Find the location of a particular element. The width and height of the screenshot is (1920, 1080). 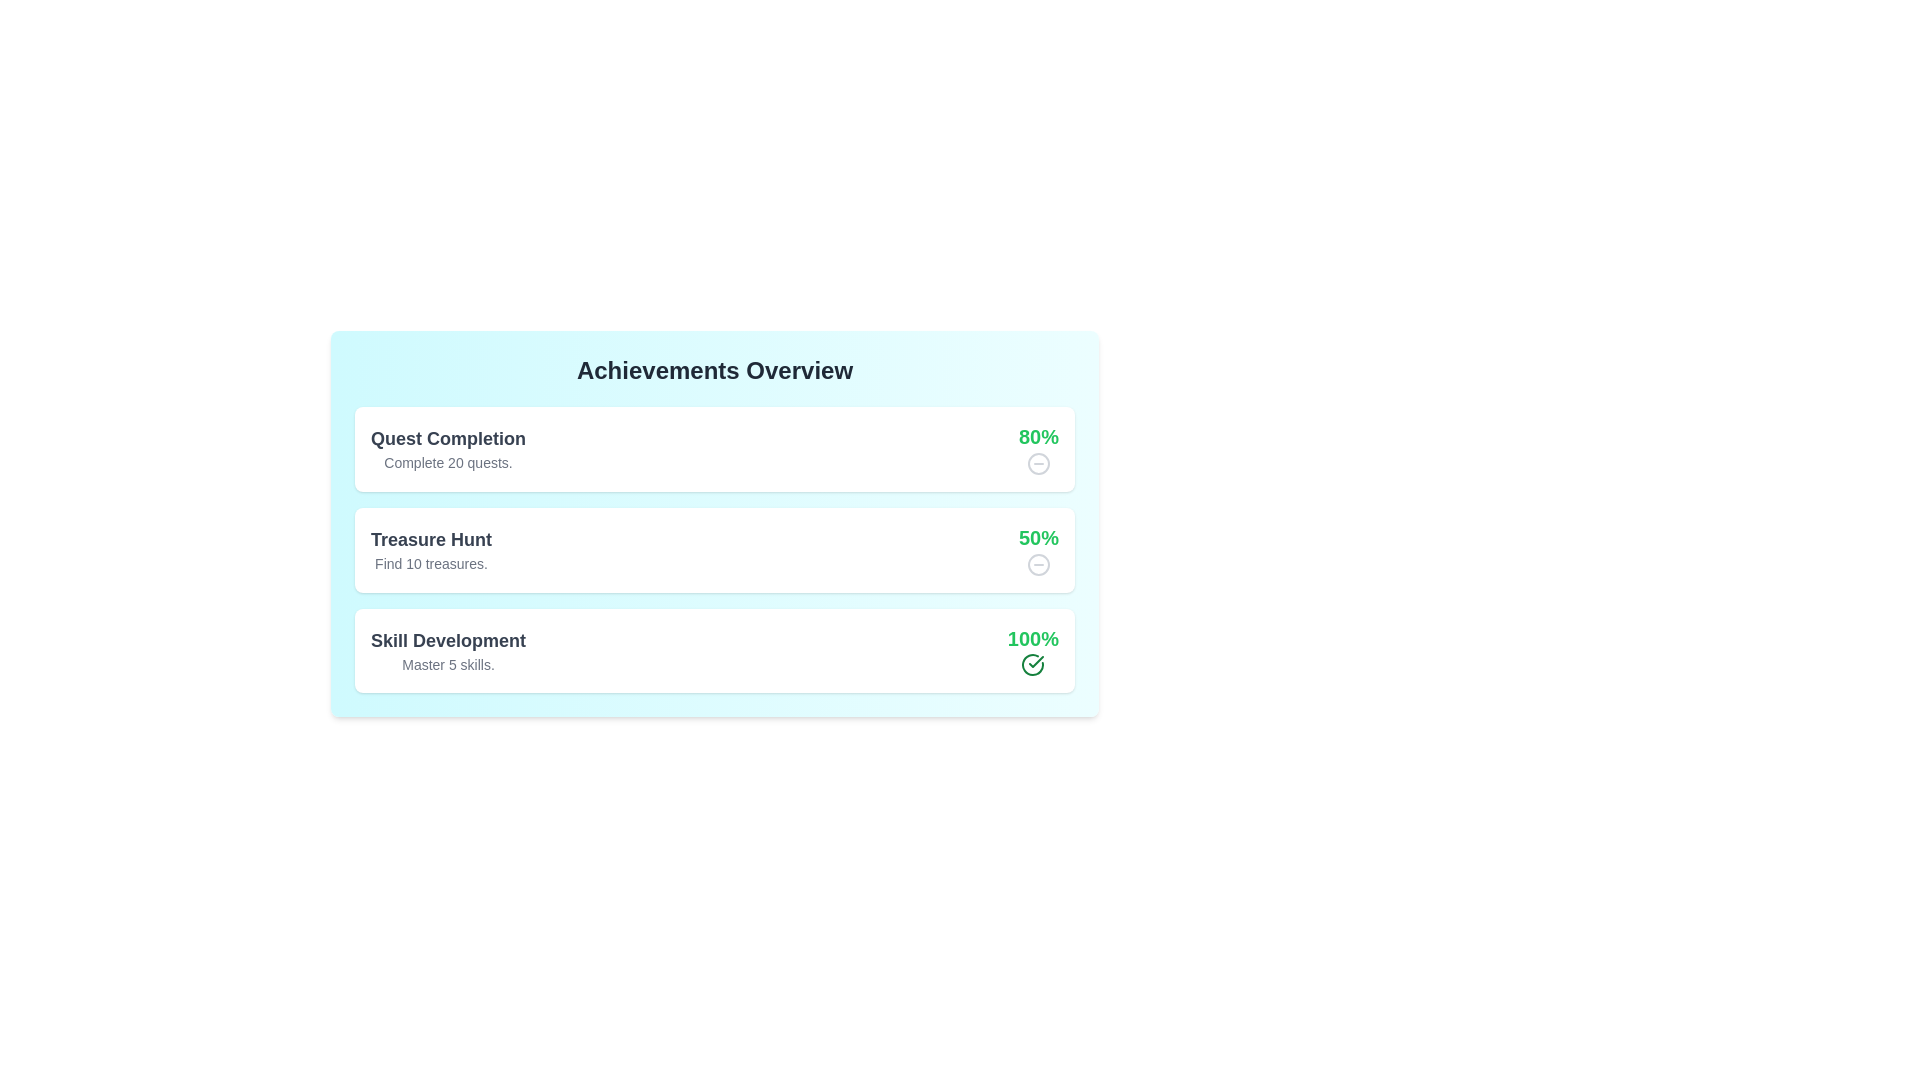

the text element that reads 'Master 5 skills.' which is styled in small gray font and is positioned below the header 'Skill Development.' is located at coordinates (447, 664).